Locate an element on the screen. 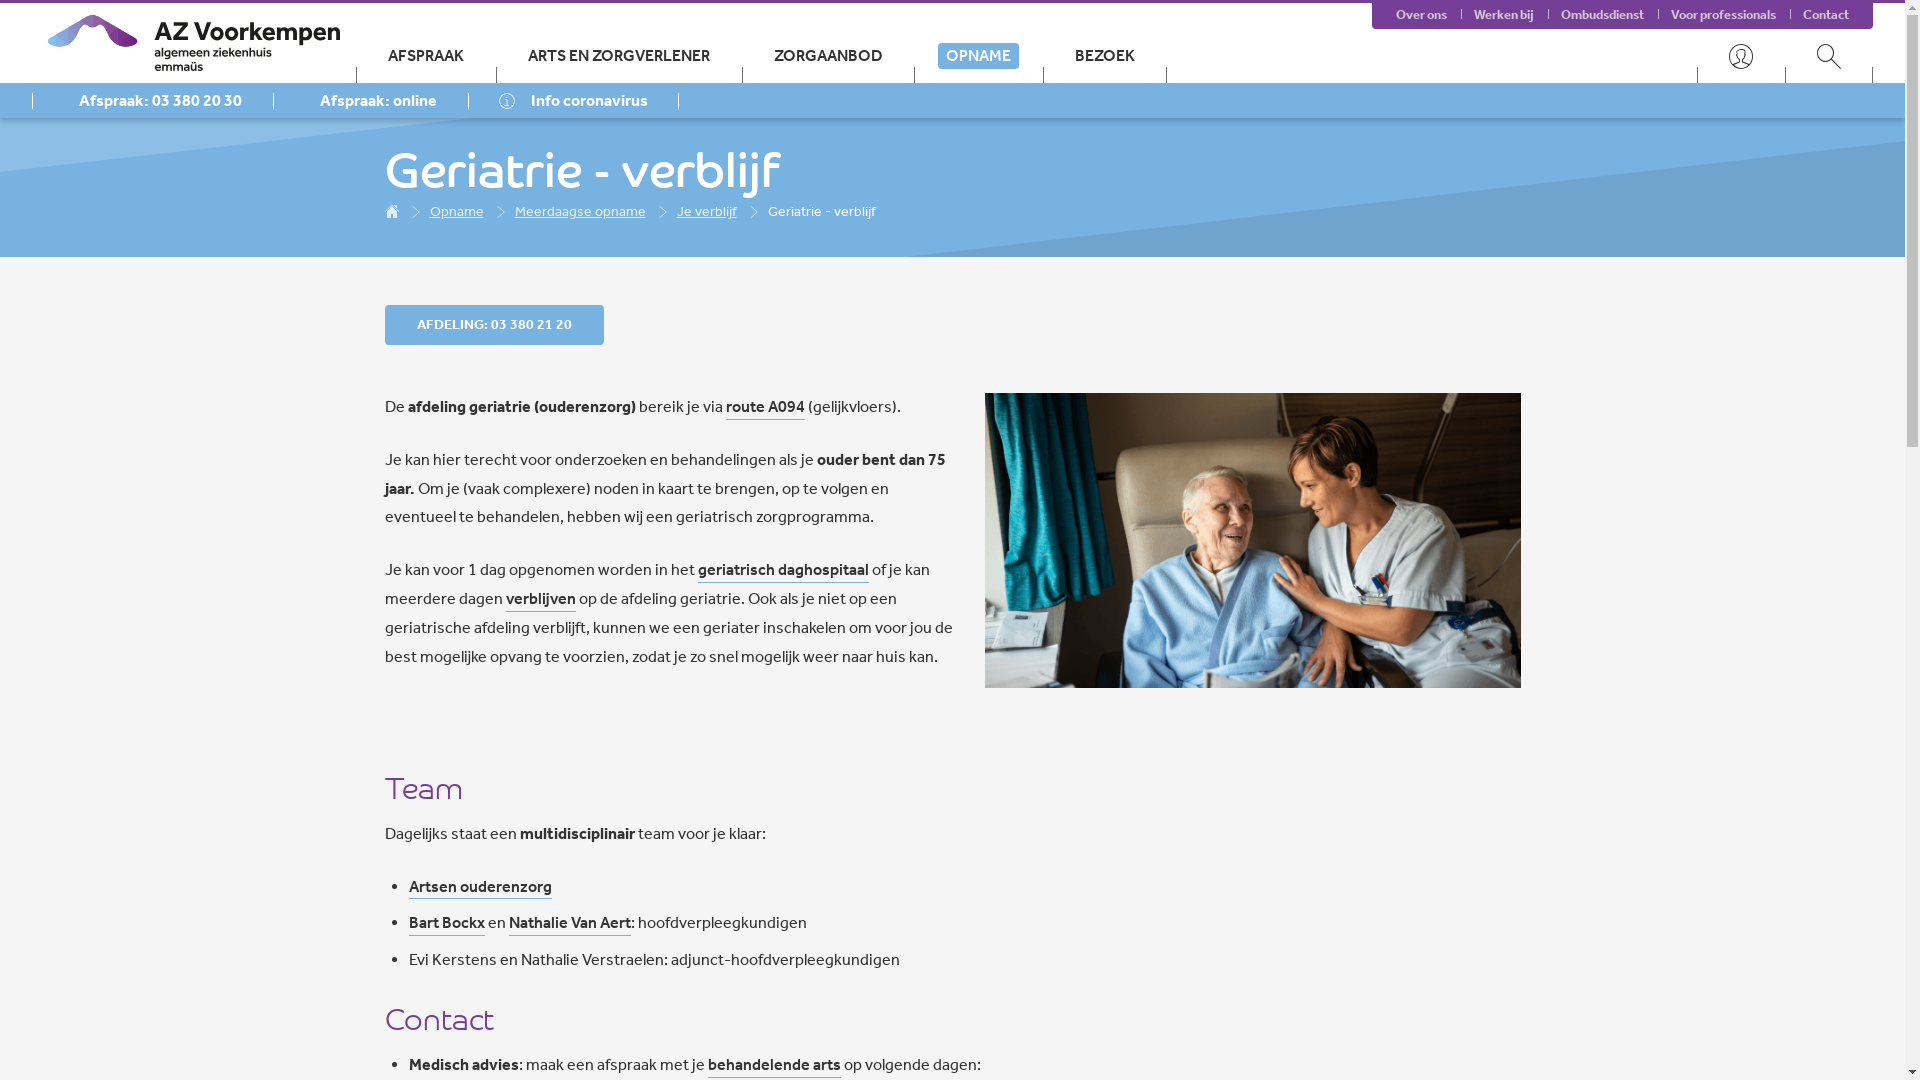  'route A094' is located at coordinates (764, 406).